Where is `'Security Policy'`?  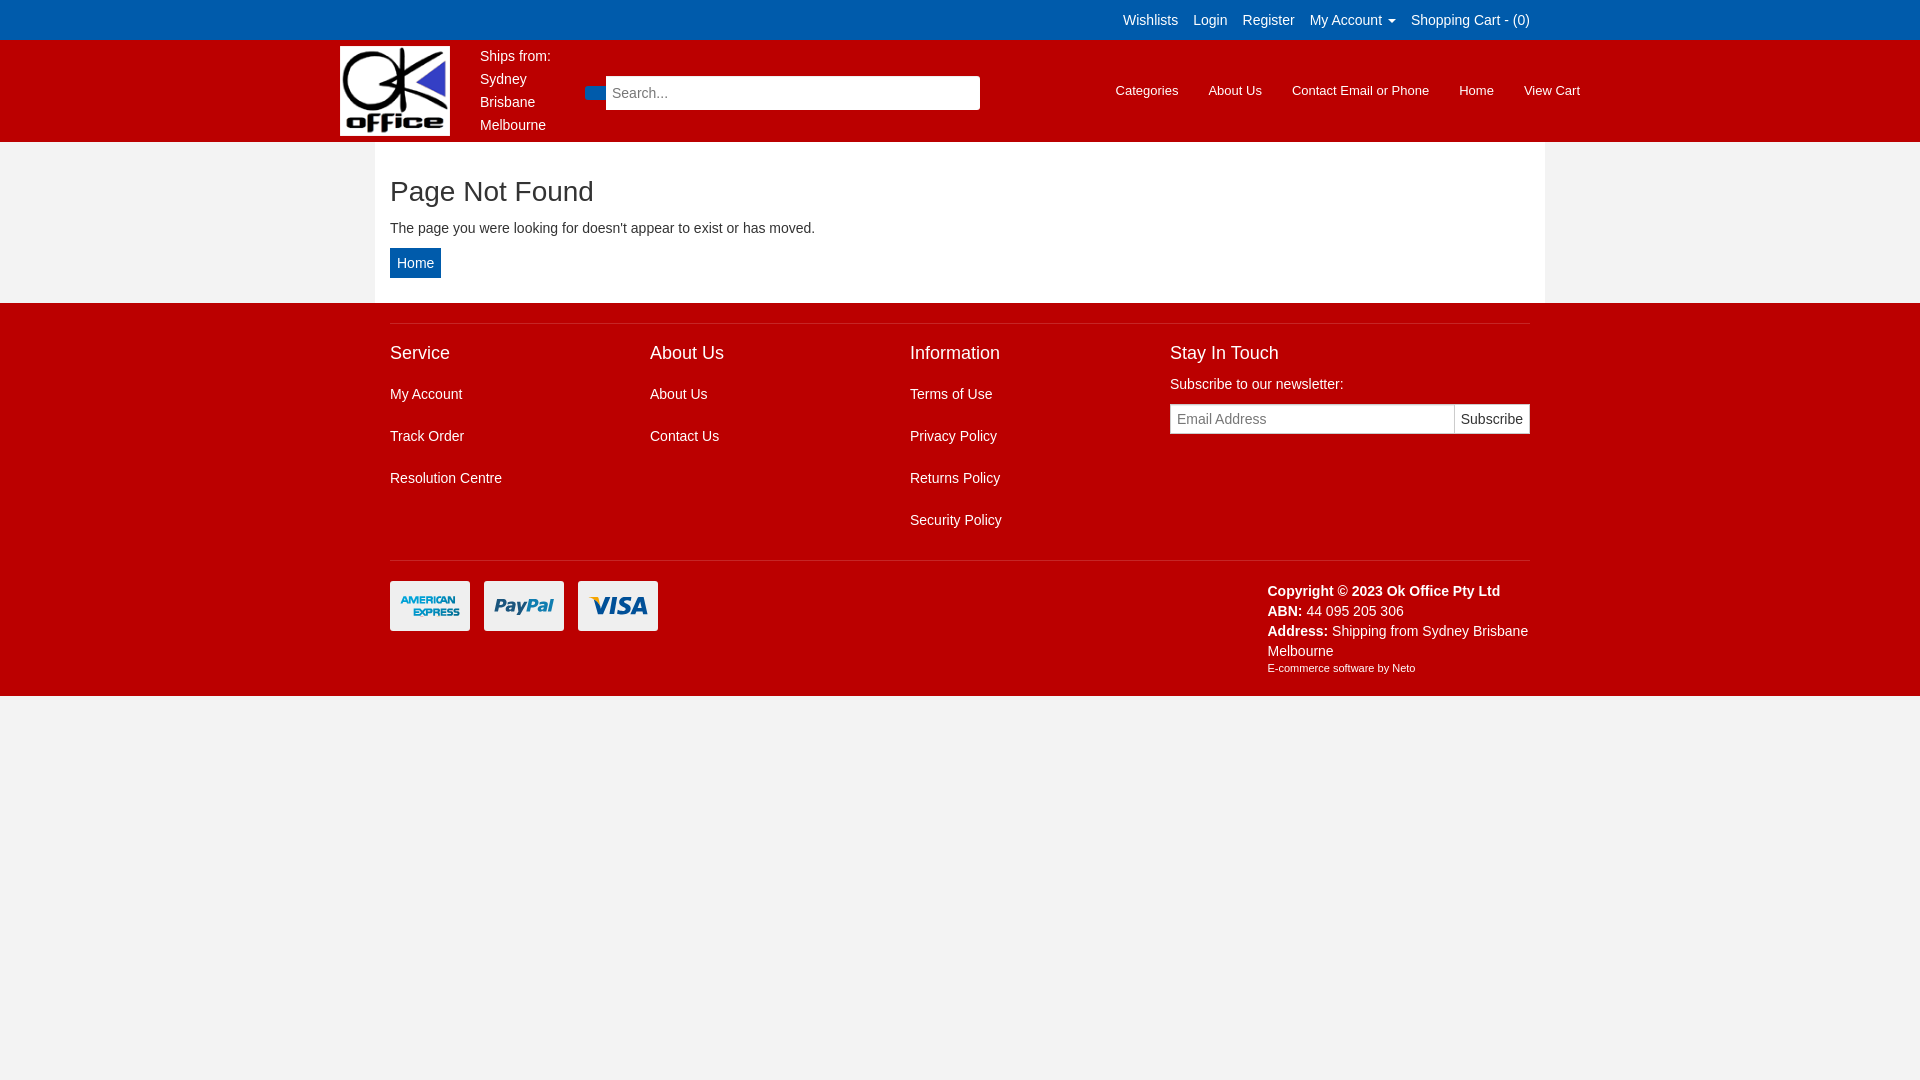 'Security Policy' is located at coordinates (1017, 519).